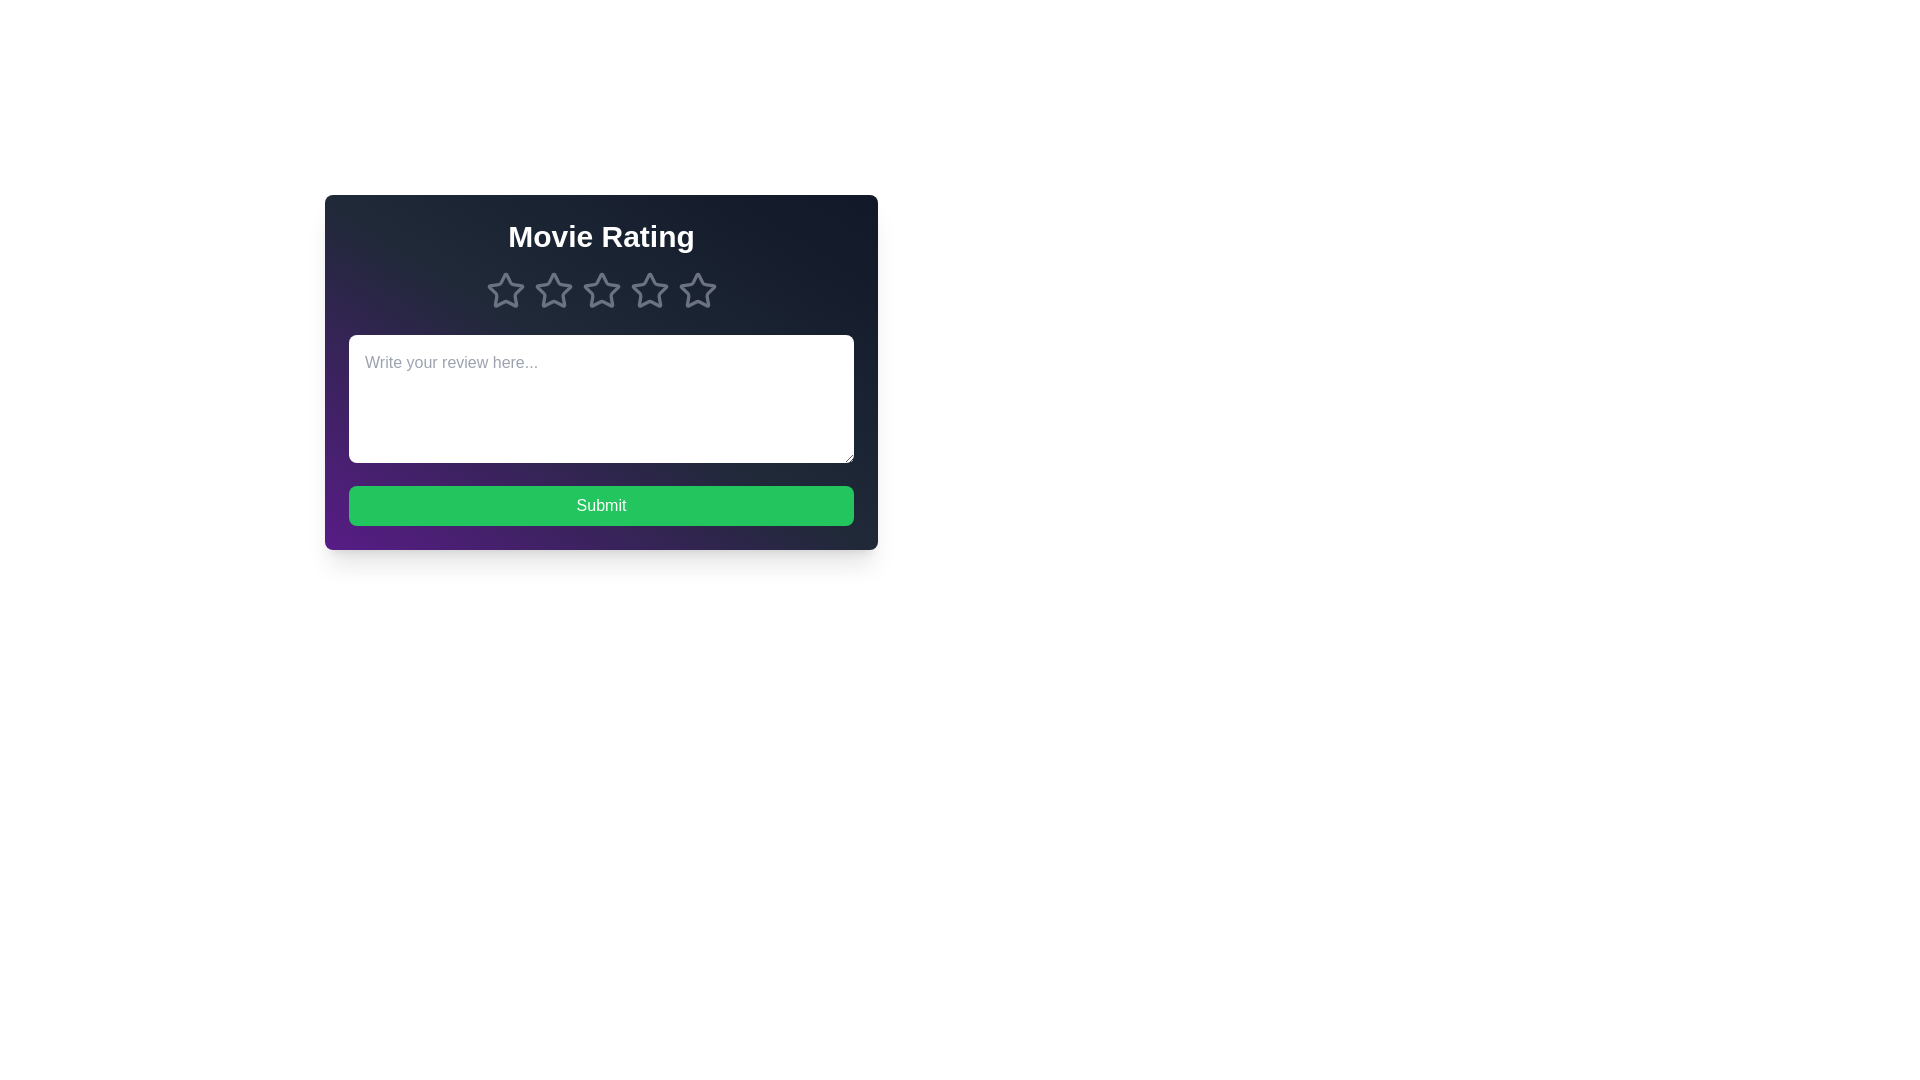  Describe the element at coordinates (505, 290) in the screenshot. I see `the star corresponding to 1 stars to preview the rating` at that location.